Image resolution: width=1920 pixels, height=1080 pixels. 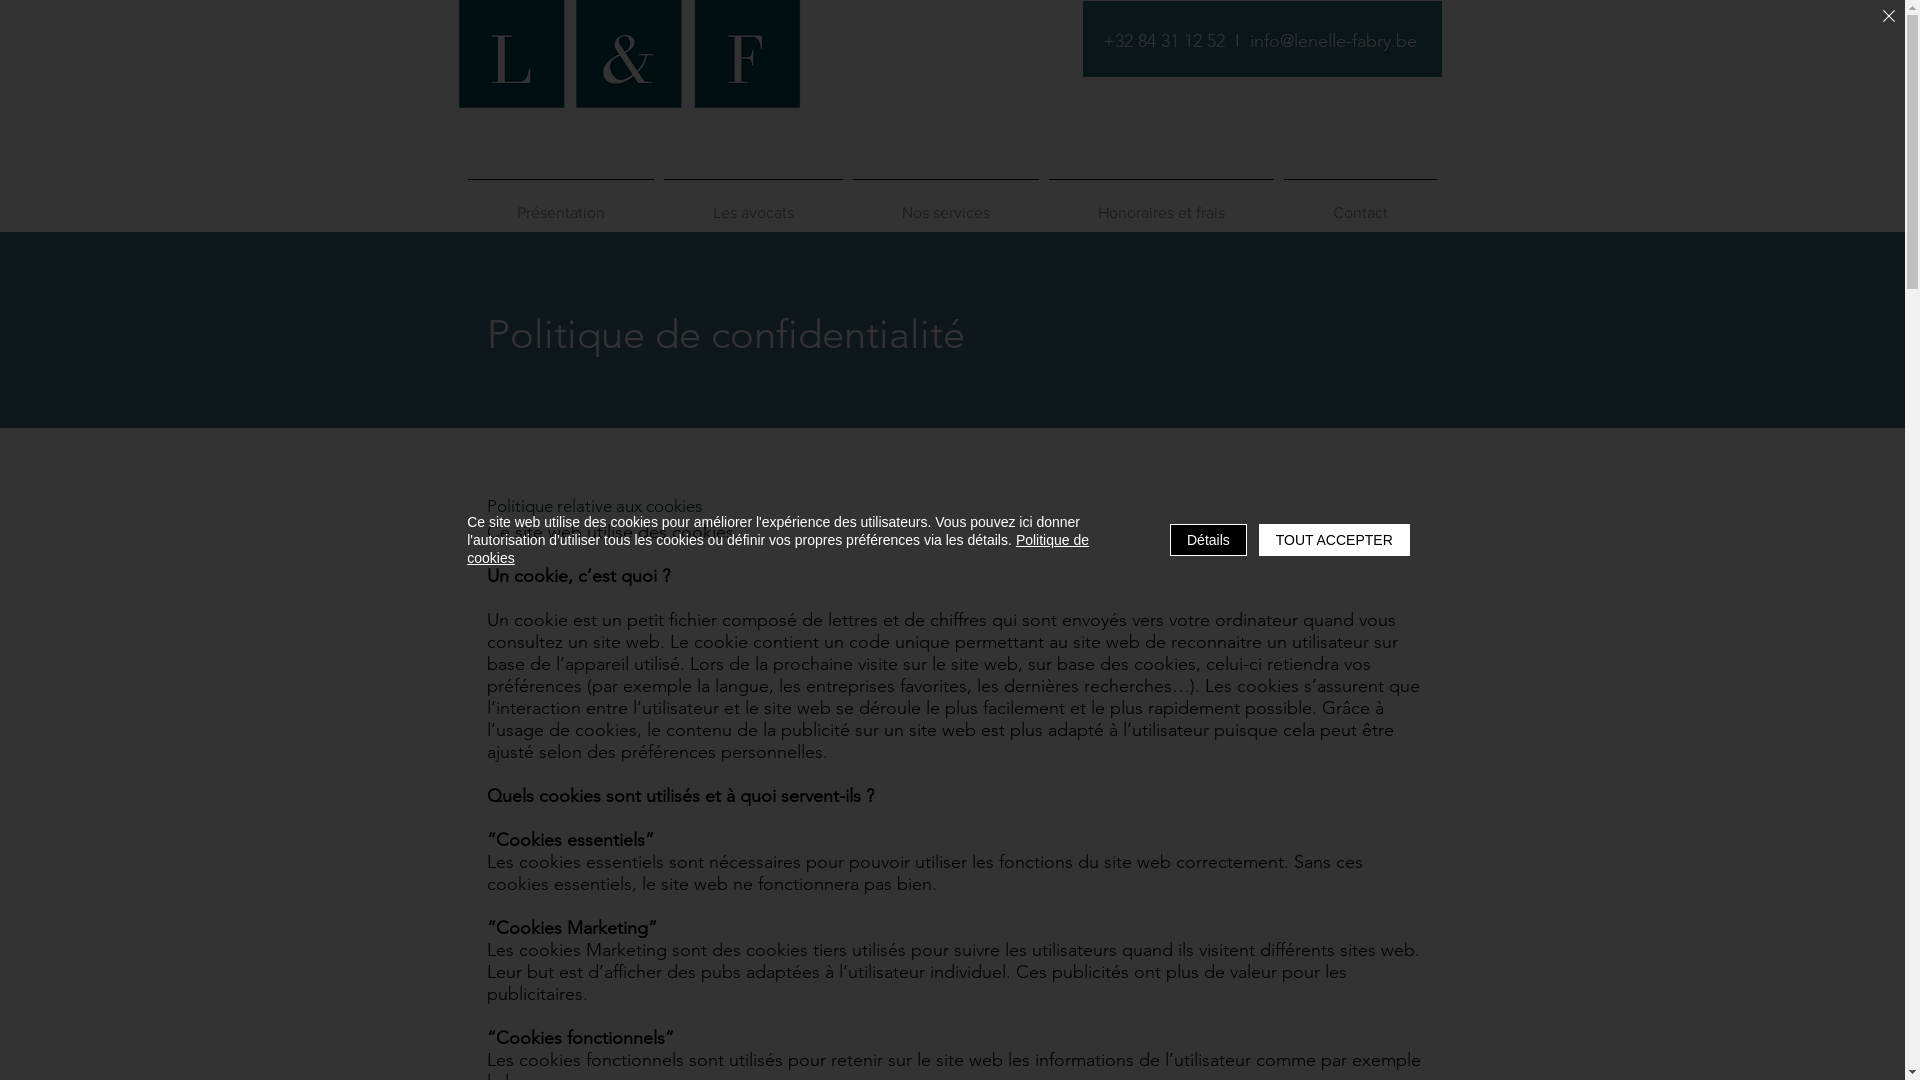 I want to click on 'Contact', so click(x=1359, y=204).